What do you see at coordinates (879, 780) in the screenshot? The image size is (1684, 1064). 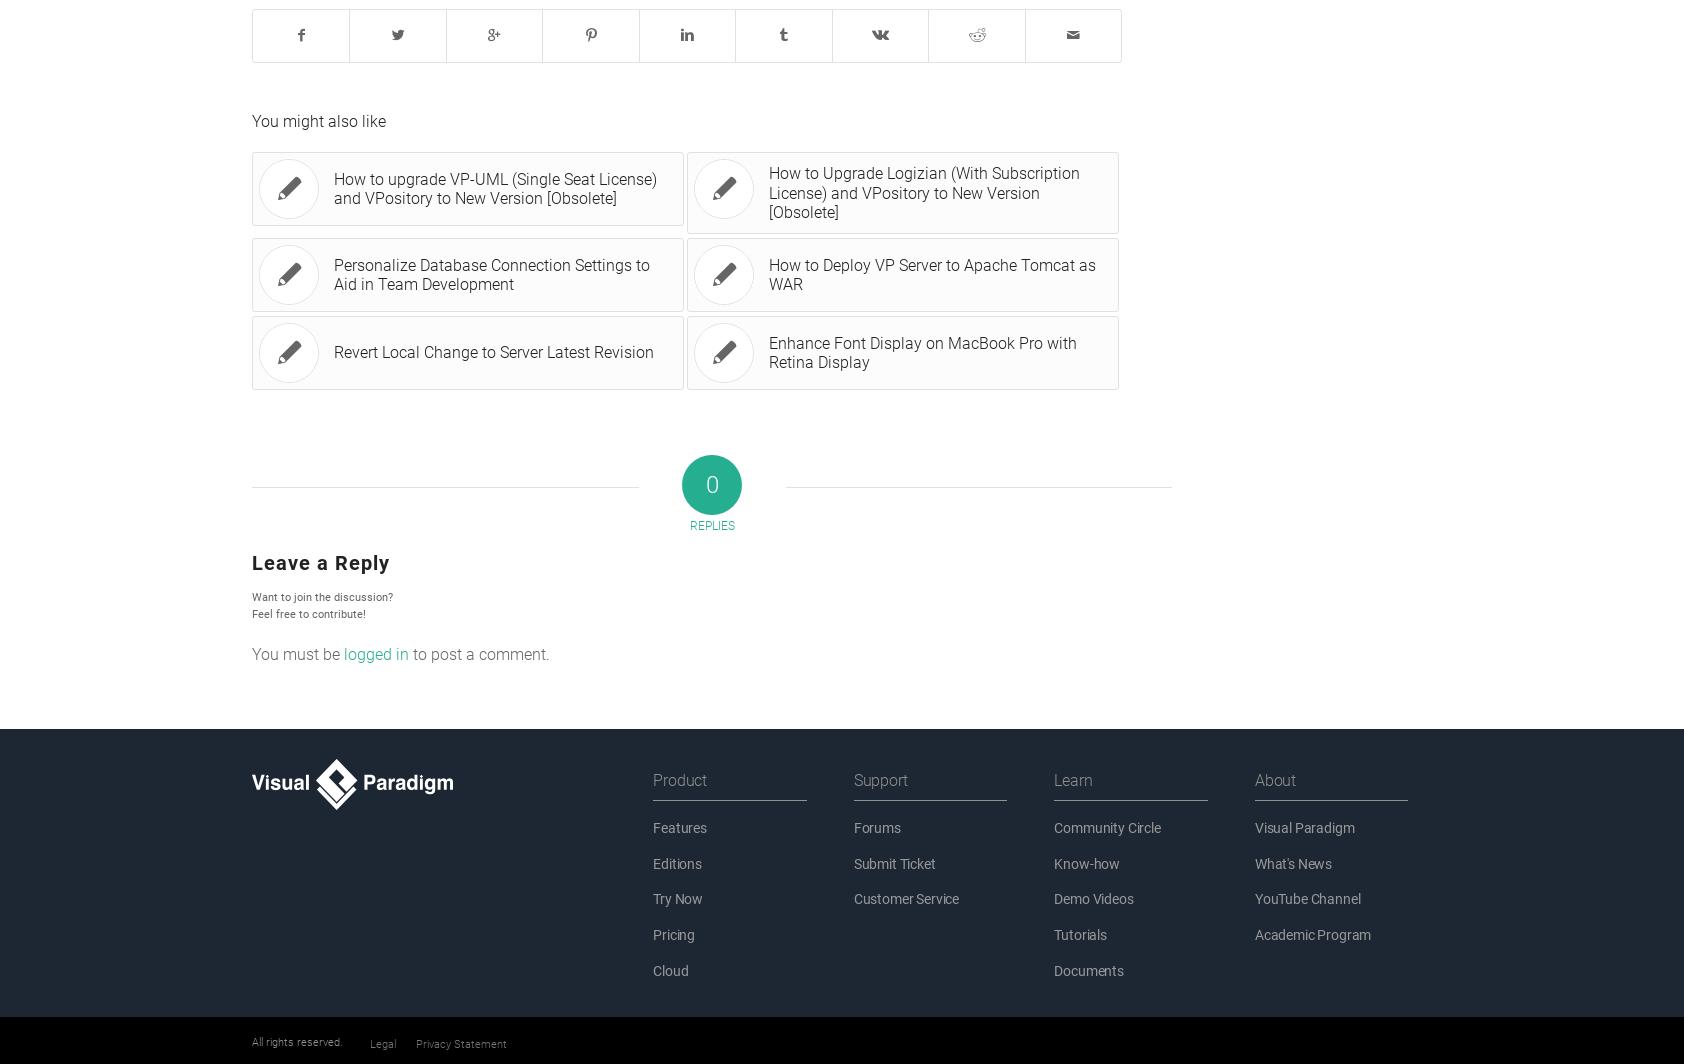 I see `'Support'` at bounding box center [879, 780].